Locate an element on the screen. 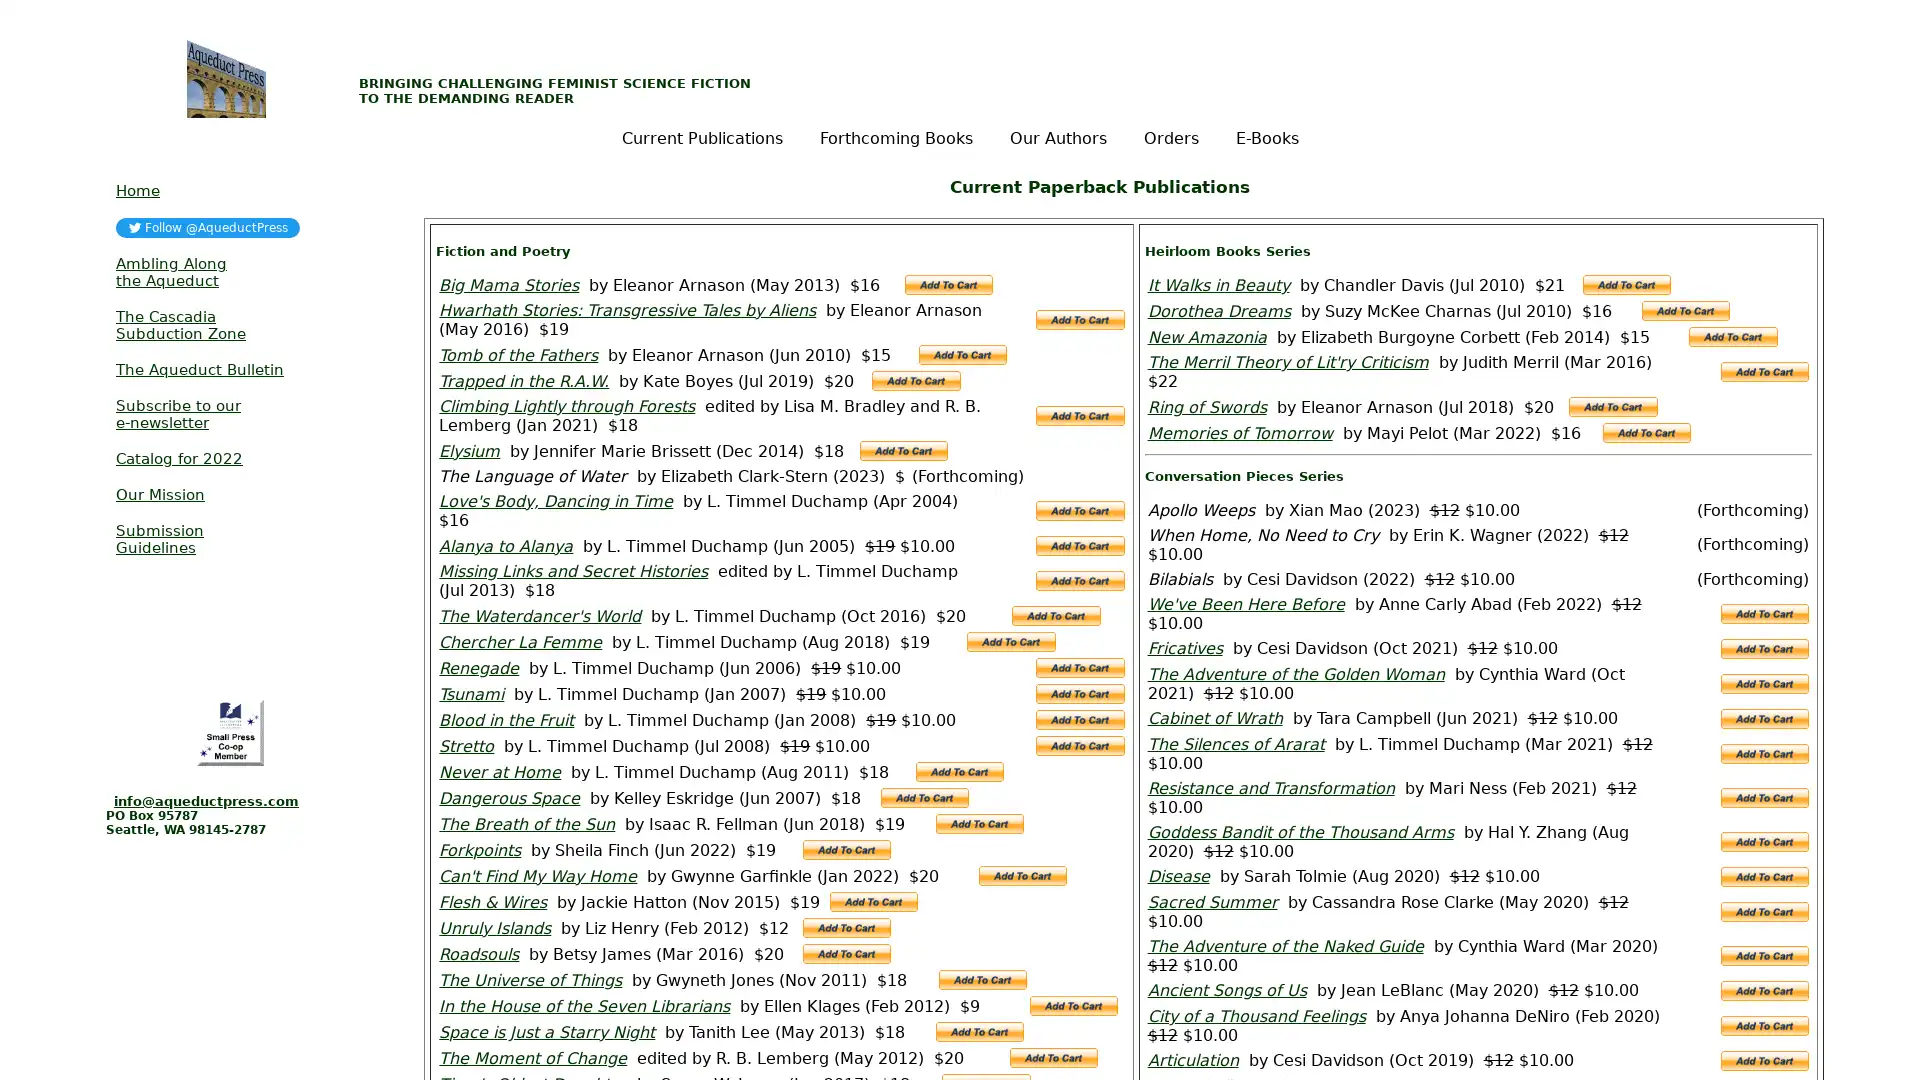 The image size is (1920, 1080). Make payments with PayPal - it\'s fast, free and secure! is located at coordinates (1022, 874).